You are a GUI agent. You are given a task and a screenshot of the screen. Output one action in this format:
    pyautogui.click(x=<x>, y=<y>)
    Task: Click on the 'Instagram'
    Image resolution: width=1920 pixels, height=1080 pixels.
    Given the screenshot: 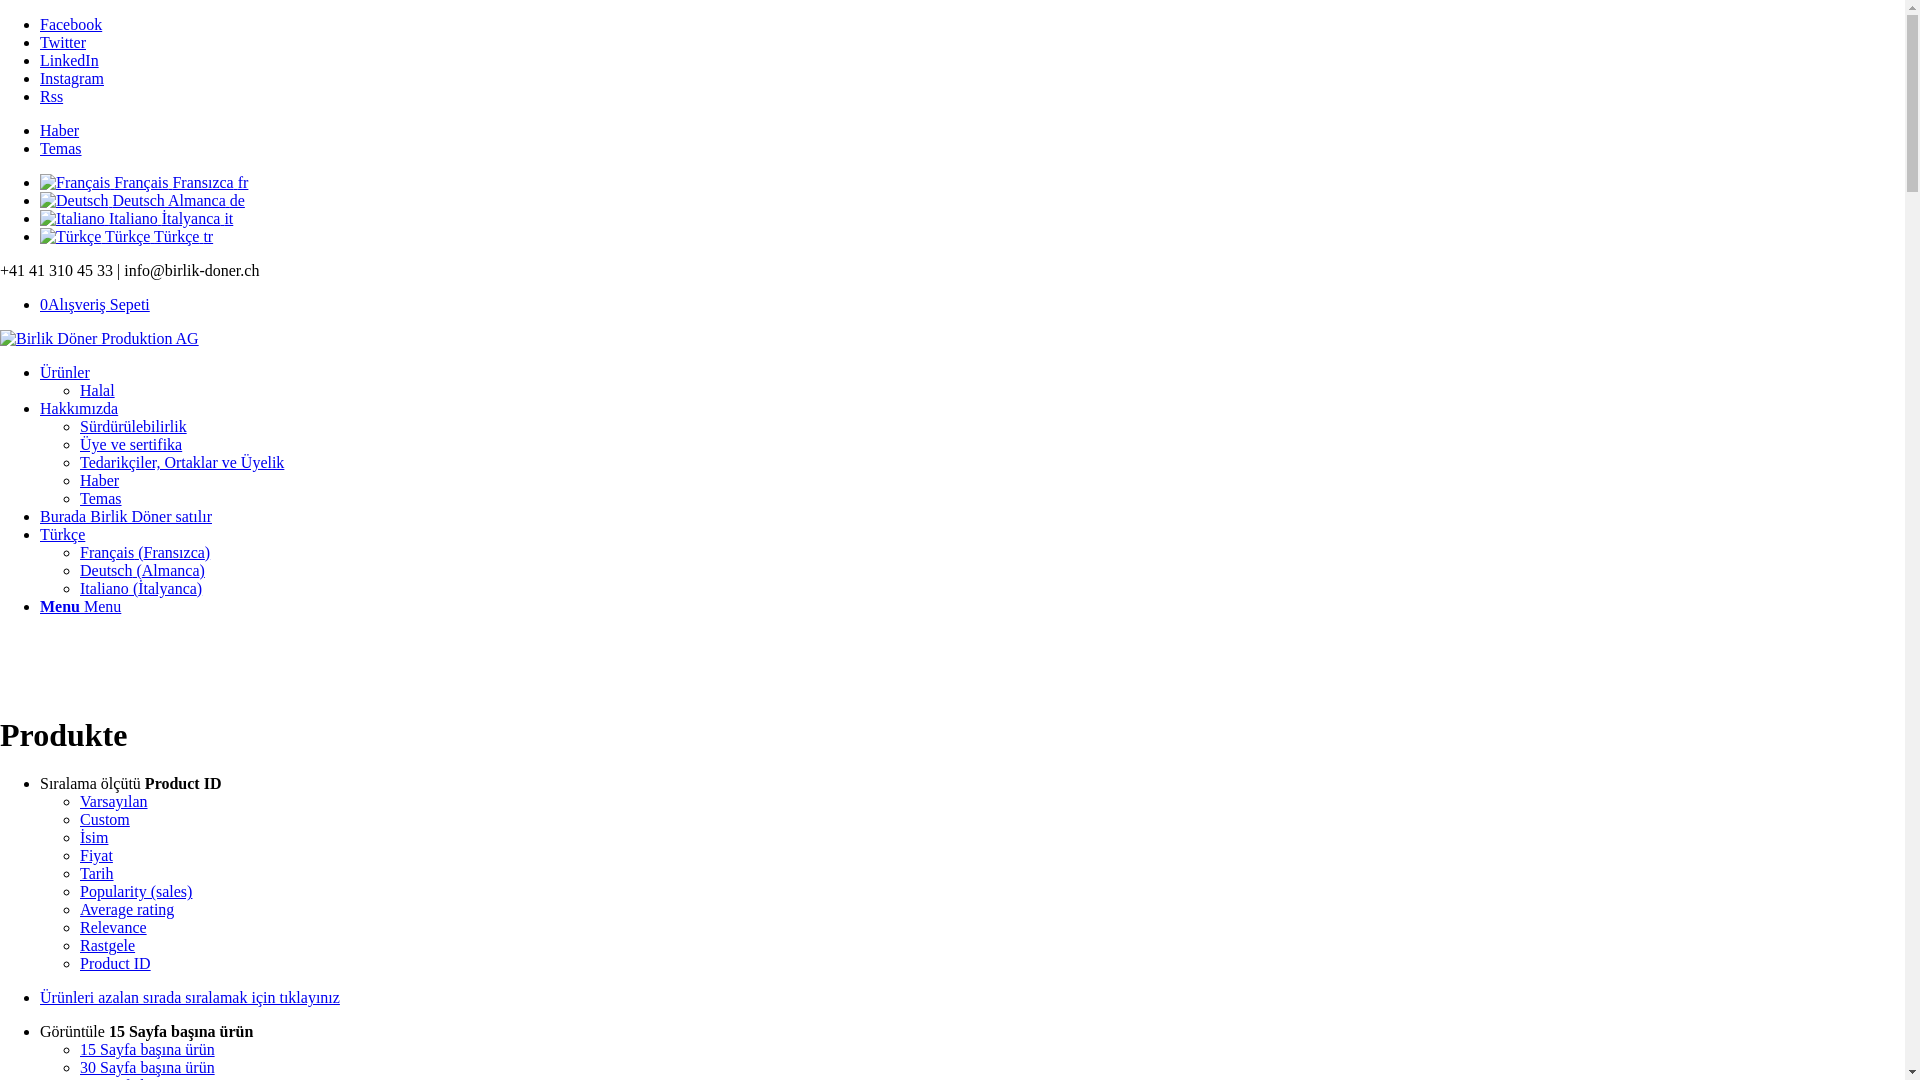 What is the action you would take?
    pyautogui.click(x=72, y=77)
    